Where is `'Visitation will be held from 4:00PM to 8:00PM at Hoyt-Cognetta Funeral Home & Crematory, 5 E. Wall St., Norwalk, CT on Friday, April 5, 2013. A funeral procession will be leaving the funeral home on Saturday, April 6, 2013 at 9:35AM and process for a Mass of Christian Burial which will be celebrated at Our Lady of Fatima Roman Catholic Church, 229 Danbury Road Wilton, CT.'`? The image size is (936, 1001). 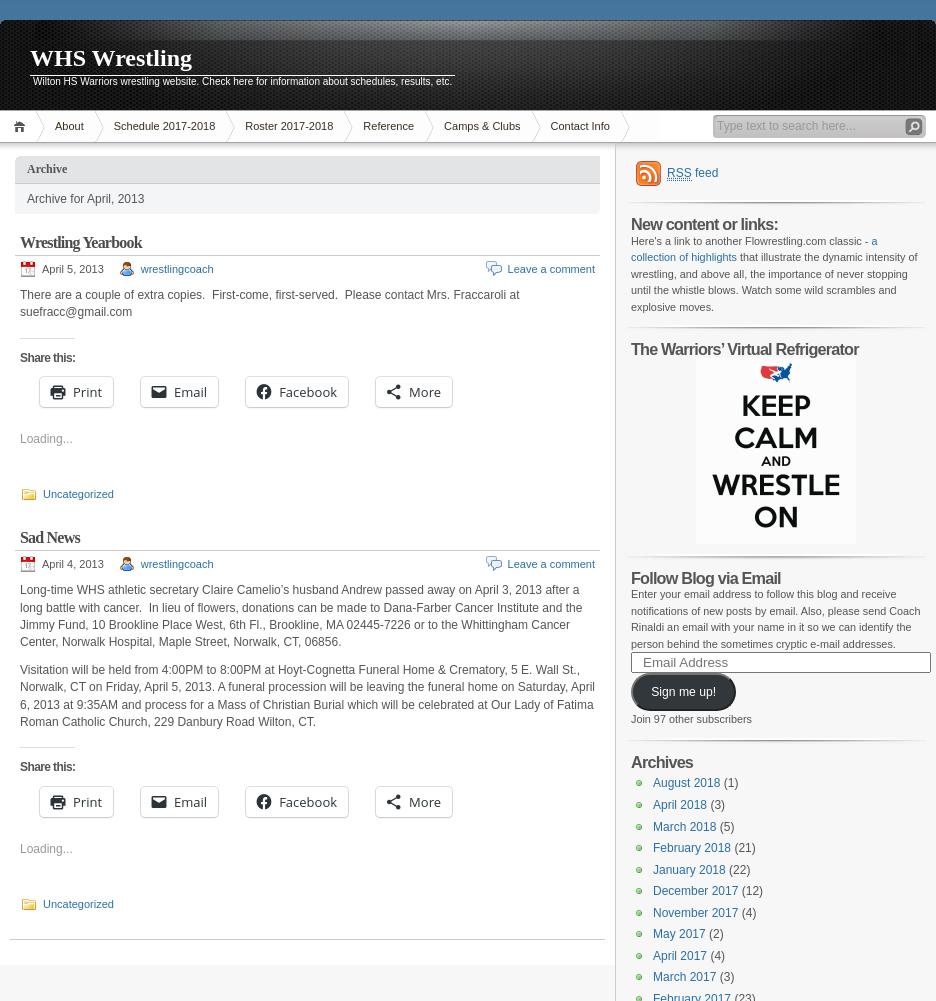 'Visitation will be held from 4:00PM to 8:00PM at Hoyt-Cognetta Funeral Home & Crematory, 5 E. Wall St., Norwalk, CT on Friday, April 5, 2013. A funeral procession will be leaving the funeral home on Saturday, April 6, 2013 at 9:35AM and process for a Mass of Christian Burial which will be celebrated at Our Lady of Fatima Roman Catholic Church, 229 Danbury Road Wilton, CT.' is located at coordinates (307, 693).